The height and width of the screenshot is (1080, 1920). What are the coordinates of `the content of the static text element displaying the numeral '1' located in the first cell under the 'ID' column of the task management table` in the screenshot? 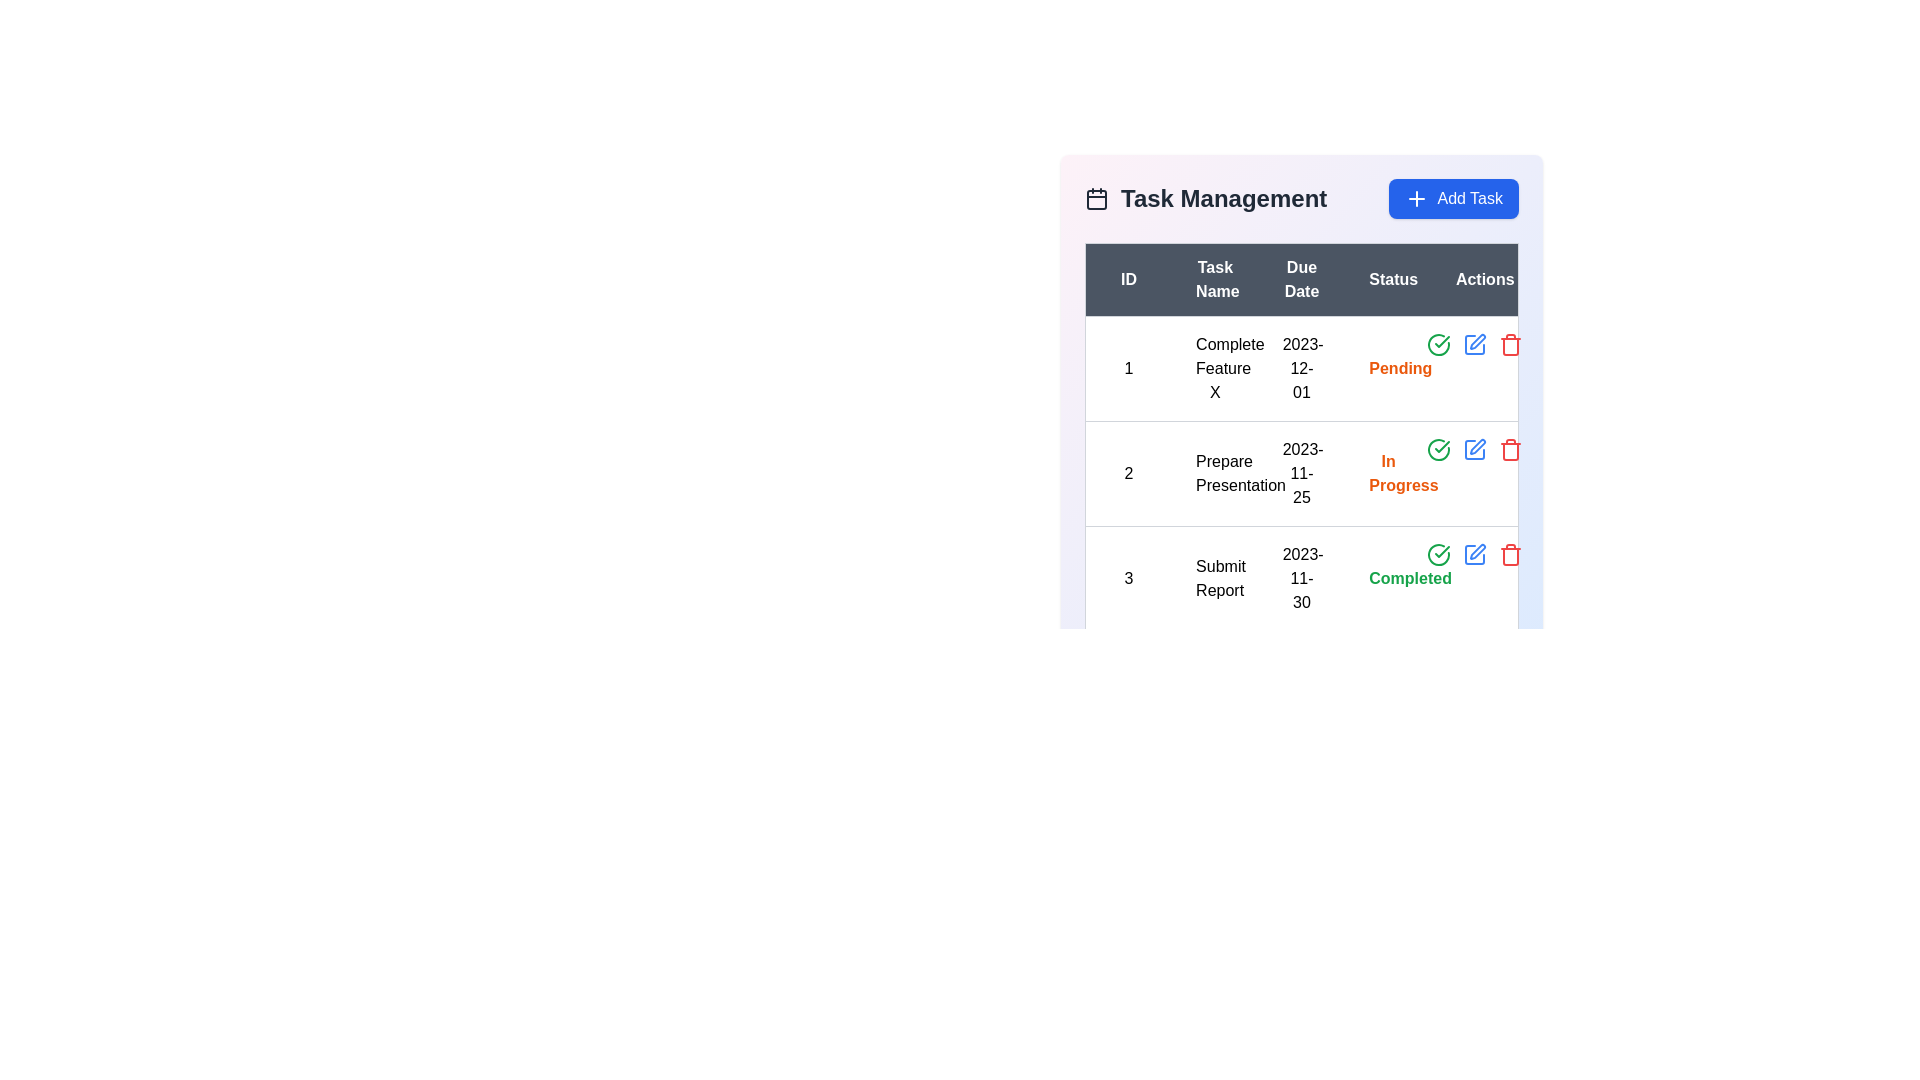 It's located at (1128, 369).